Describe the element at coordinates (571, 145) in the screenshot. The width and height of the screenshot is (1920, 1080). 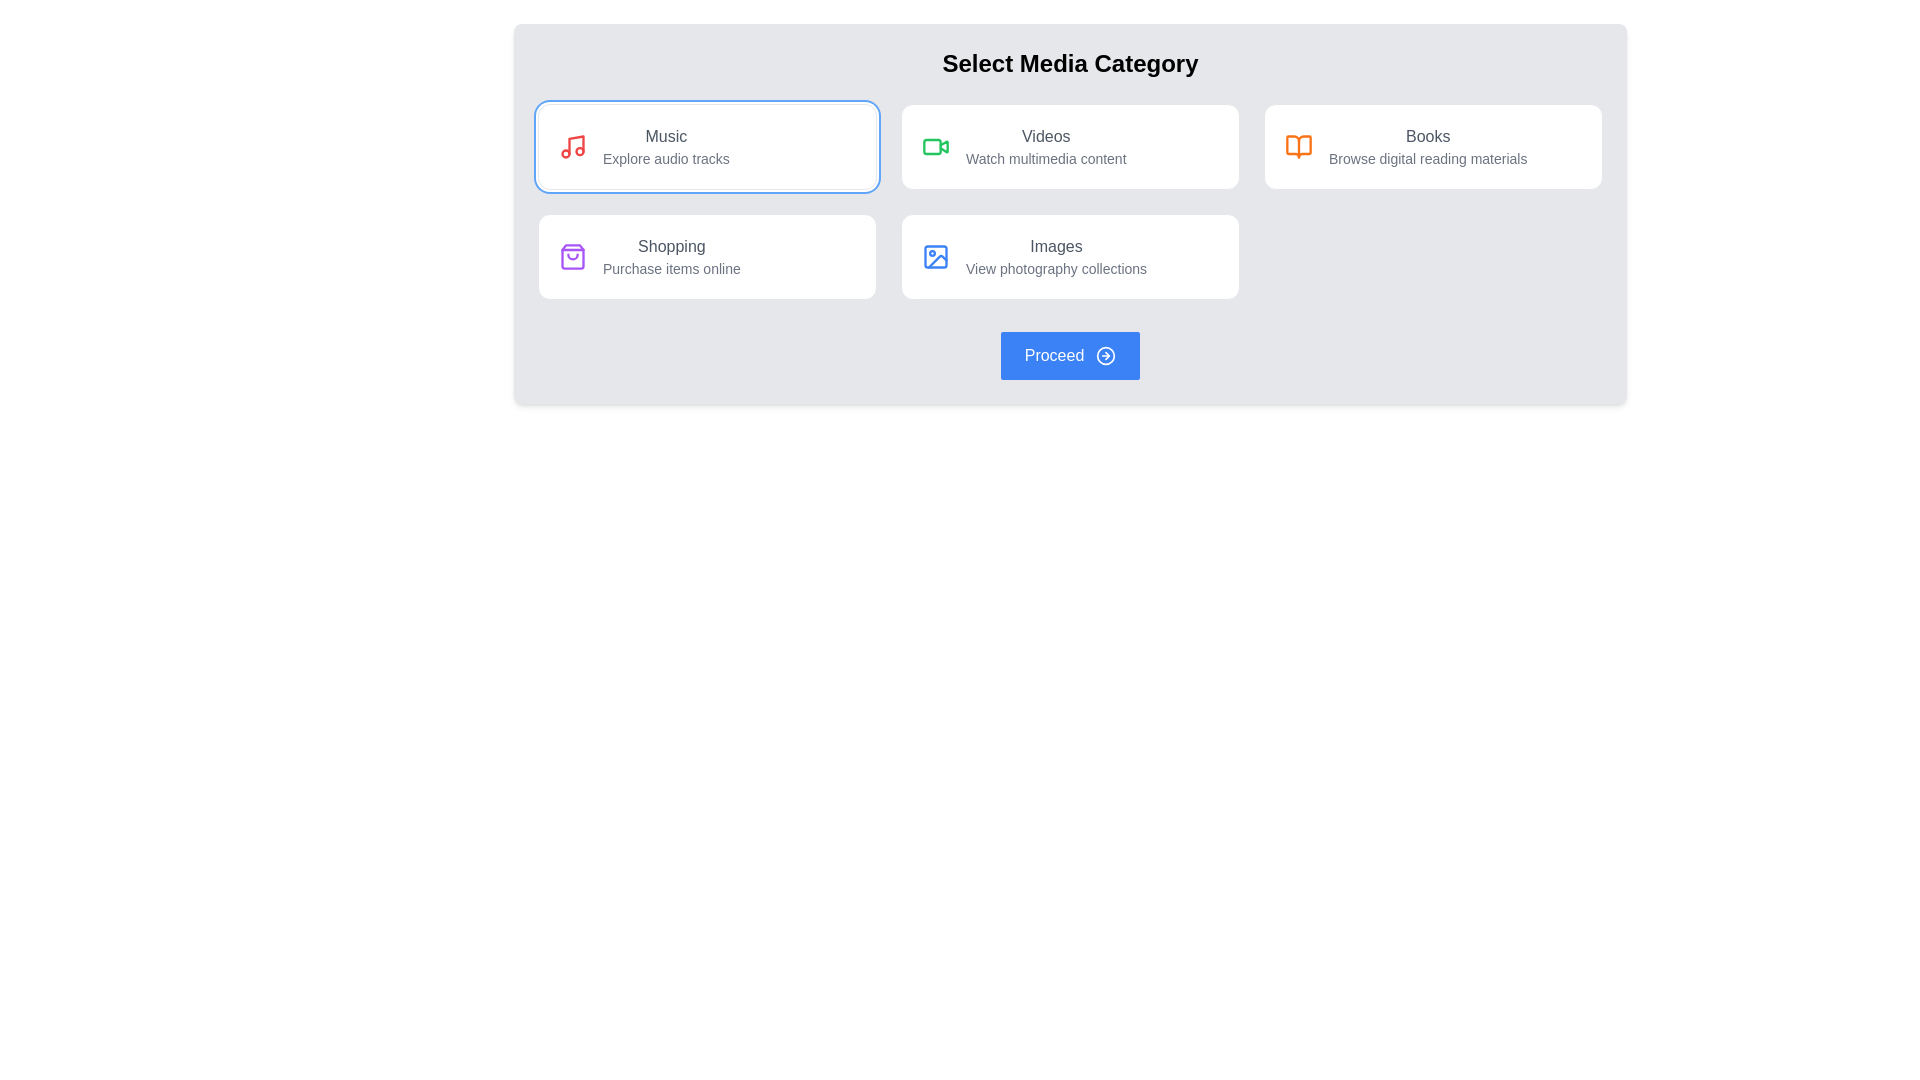
I see `the bright red music note icon located within the white card labeled 'Music' with the subtext 'Explore audio tracks'` at that location.